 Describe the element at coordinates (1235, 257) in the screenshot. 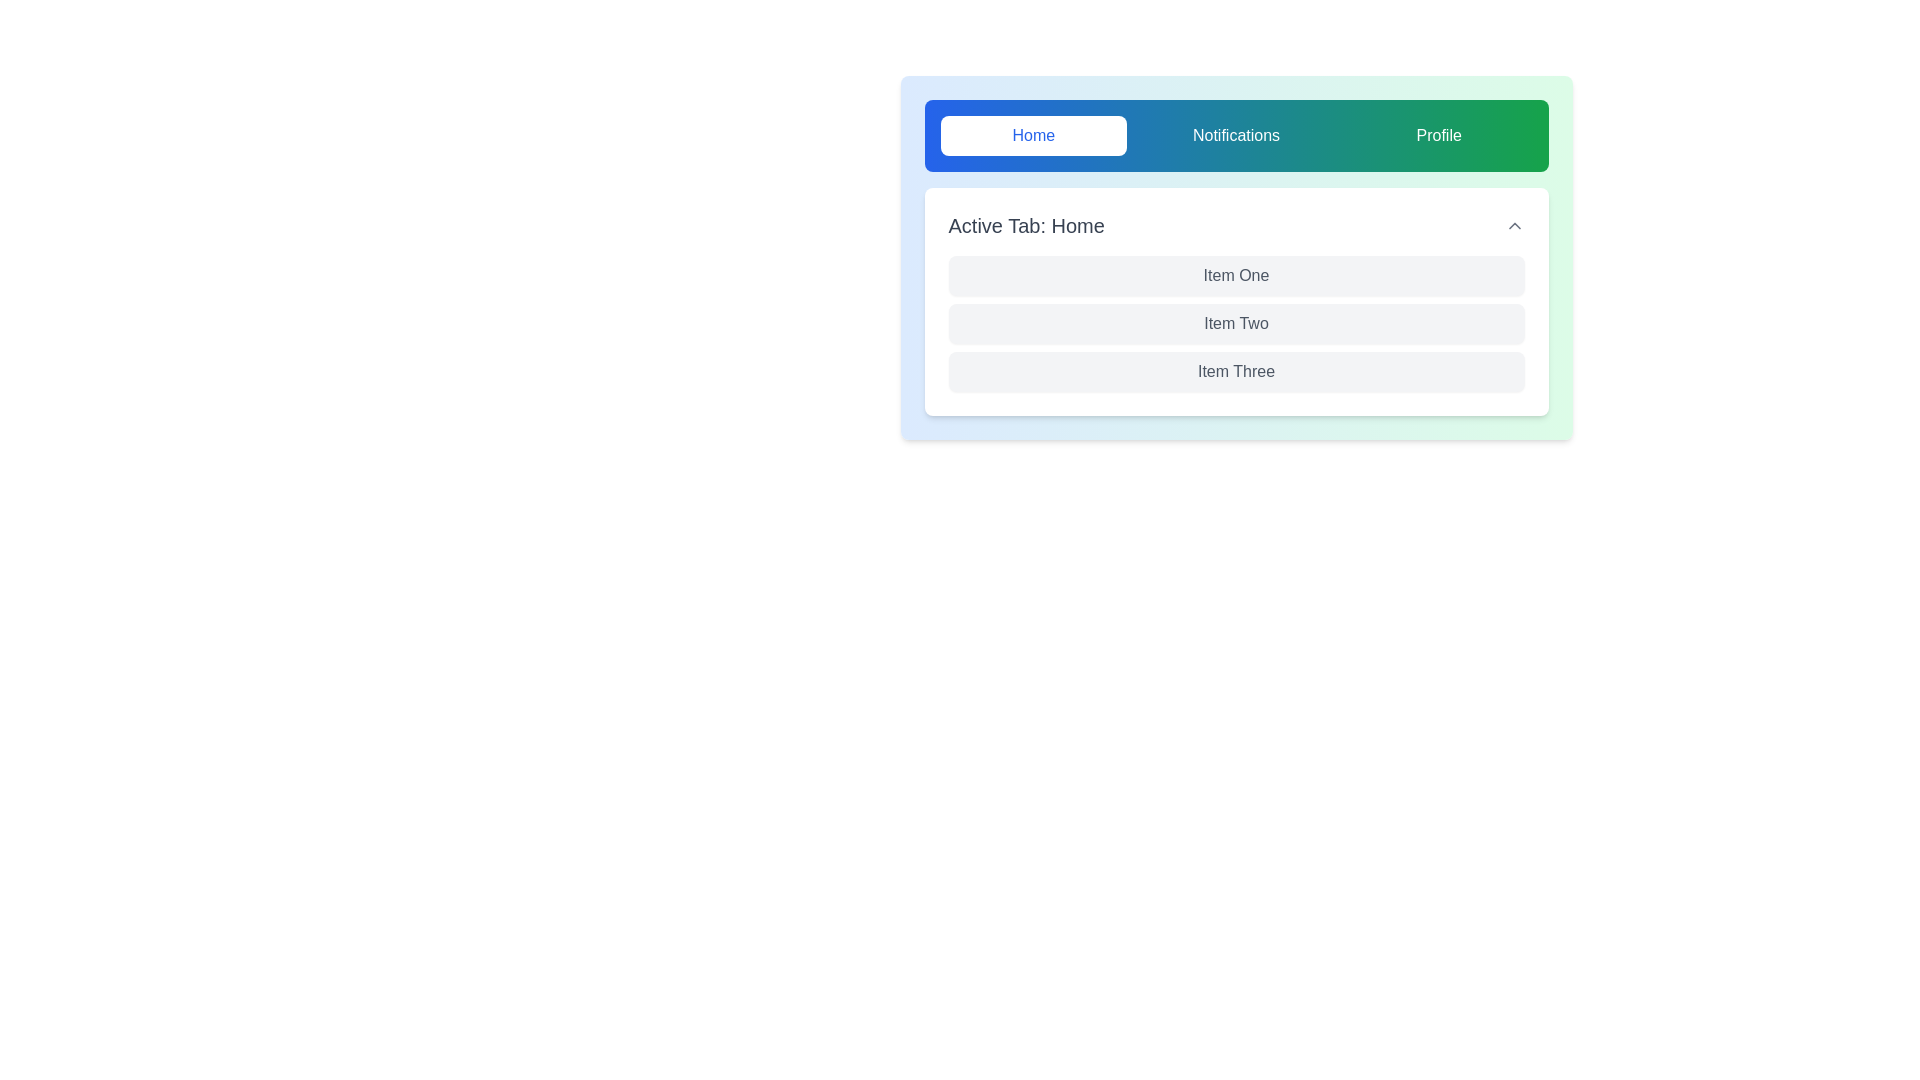

I see `to select or activate the interactive items in the list located beneath the 'Active Tab: Home' label` at that location.